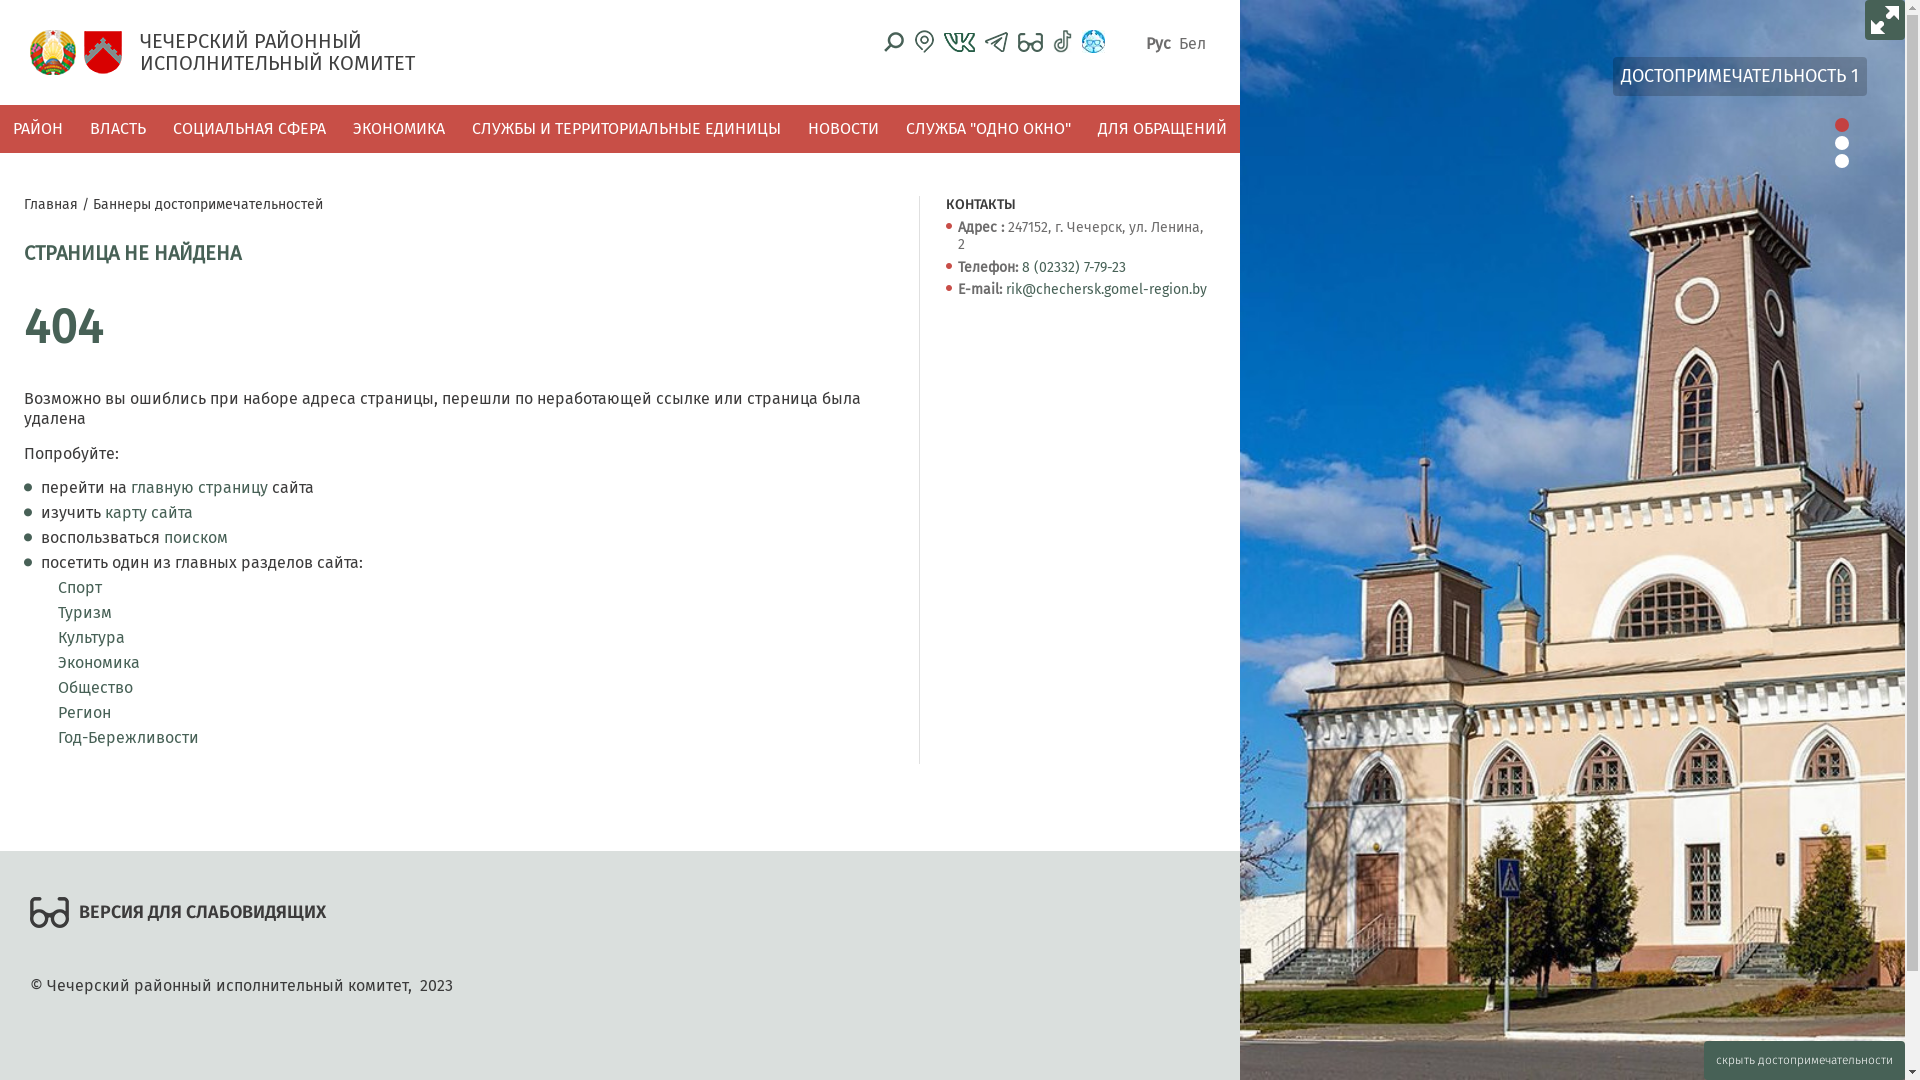 Image resolution: width=1920 pixels, height=1080 pixels. Describe the element at coordinates (1105, 289) in the screenshot. I see `'rik@chechersk.gomel-region.by'` at that location.